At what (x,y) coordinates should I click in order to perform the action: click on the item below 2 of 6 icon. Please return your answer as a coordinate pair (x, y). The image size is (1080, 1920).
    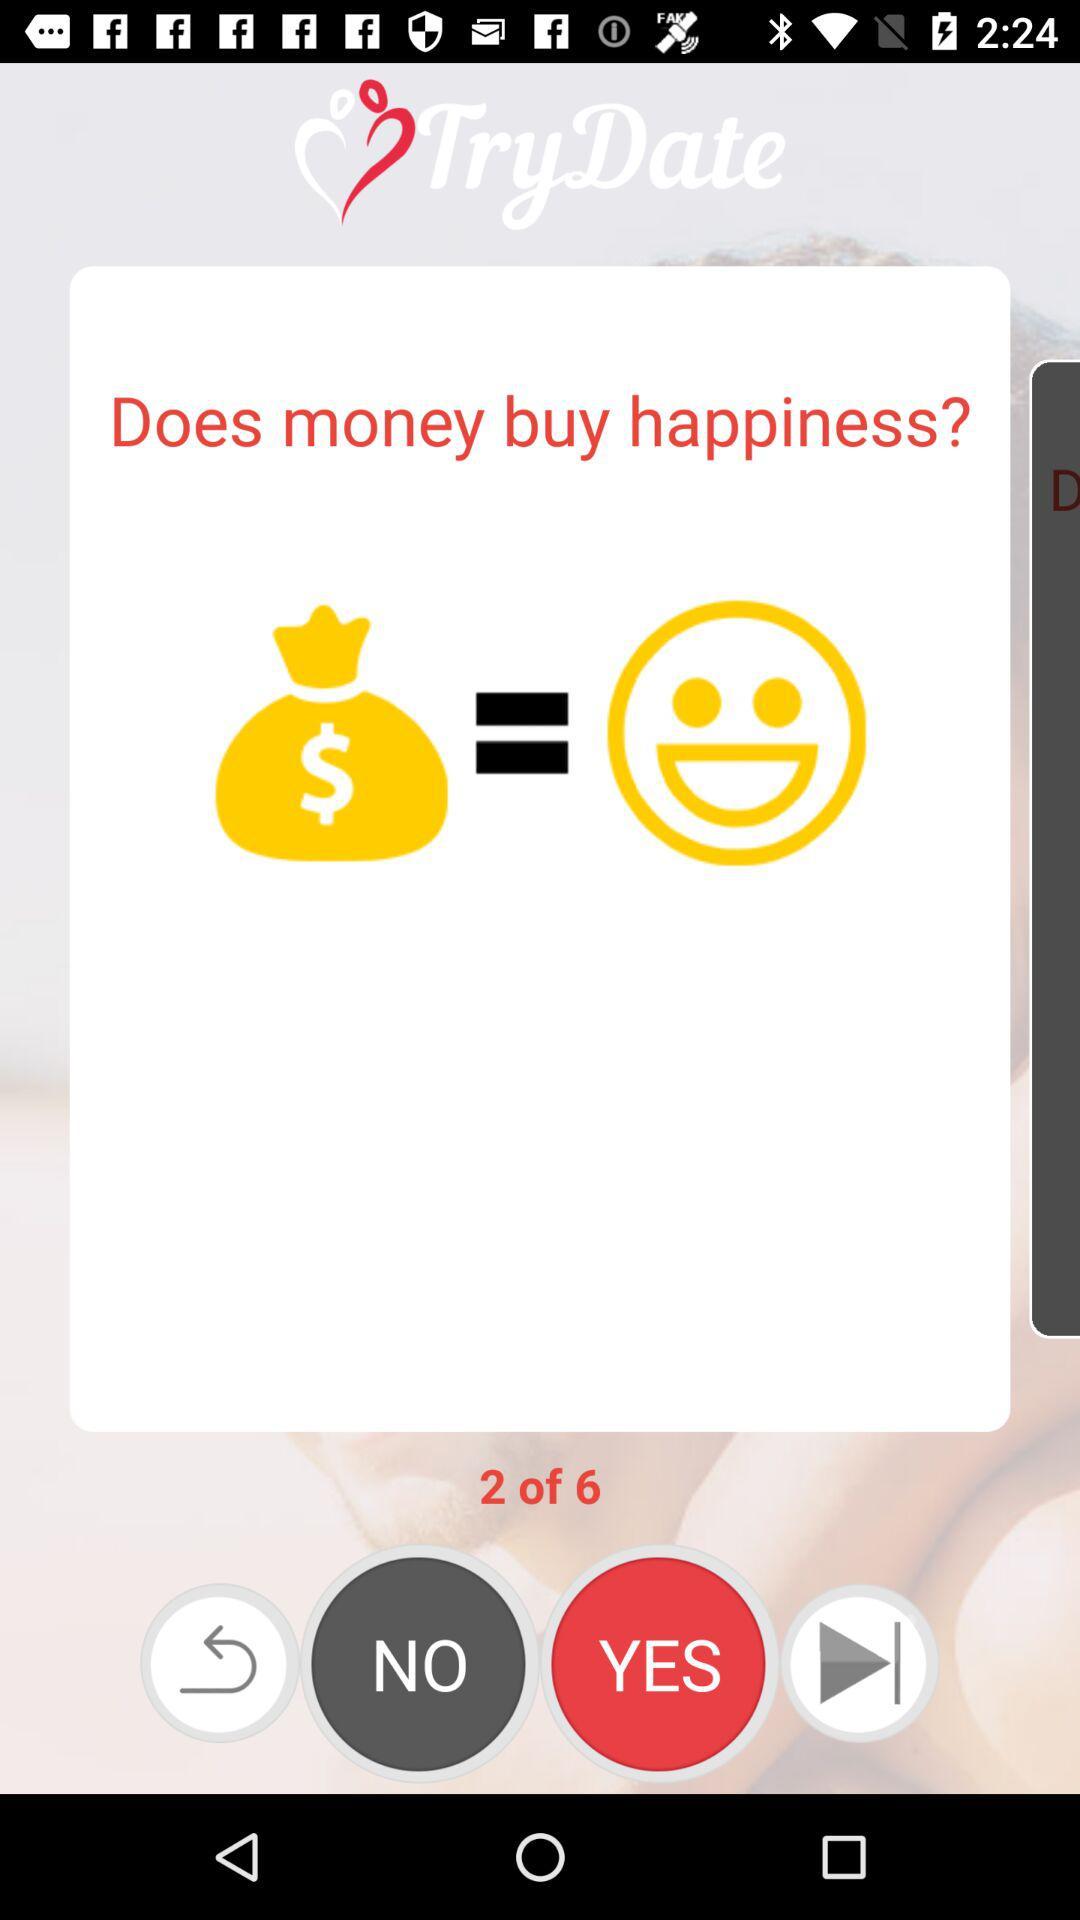
    Looking at the image, I should click on (858, 1663).